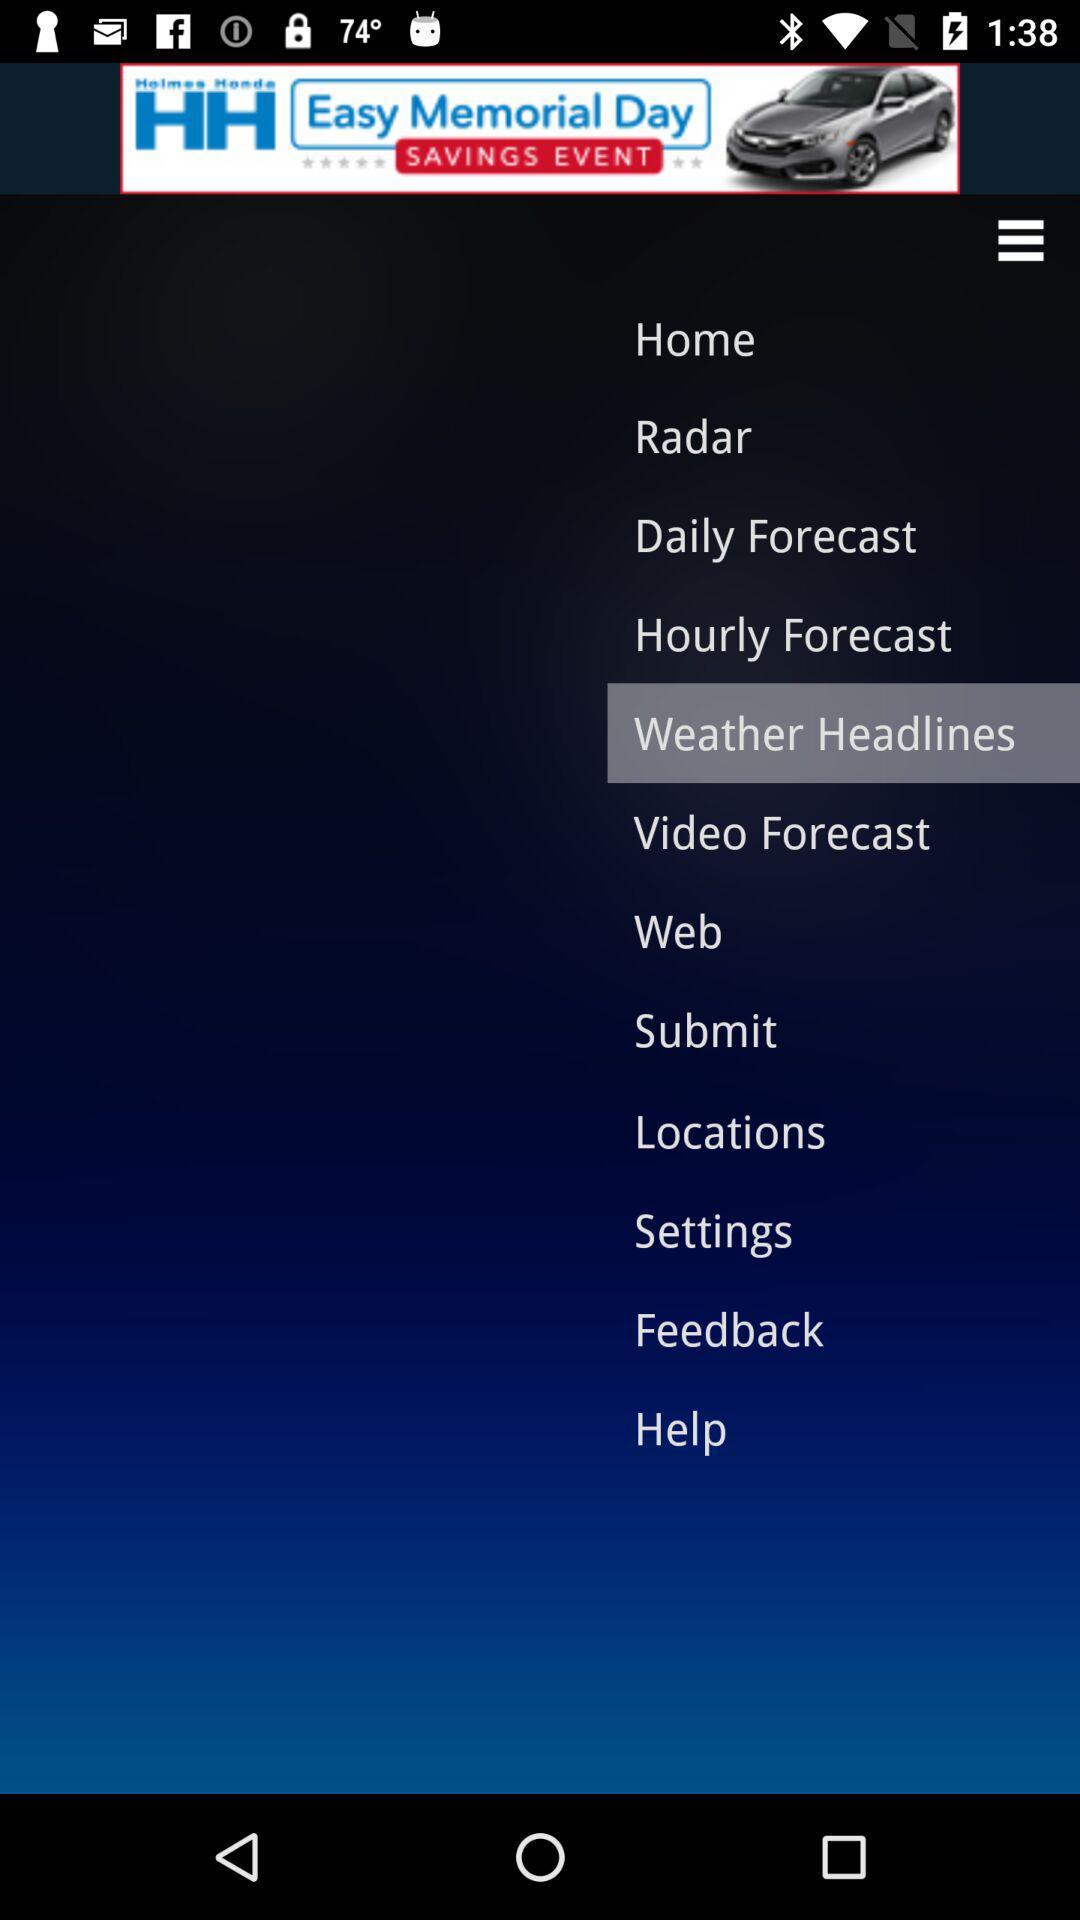 The image size is (1080, 1920). What do you see at coordinates (828, 1426) in the screenshot?
I see `help item` at bounding box center [828, 1426].